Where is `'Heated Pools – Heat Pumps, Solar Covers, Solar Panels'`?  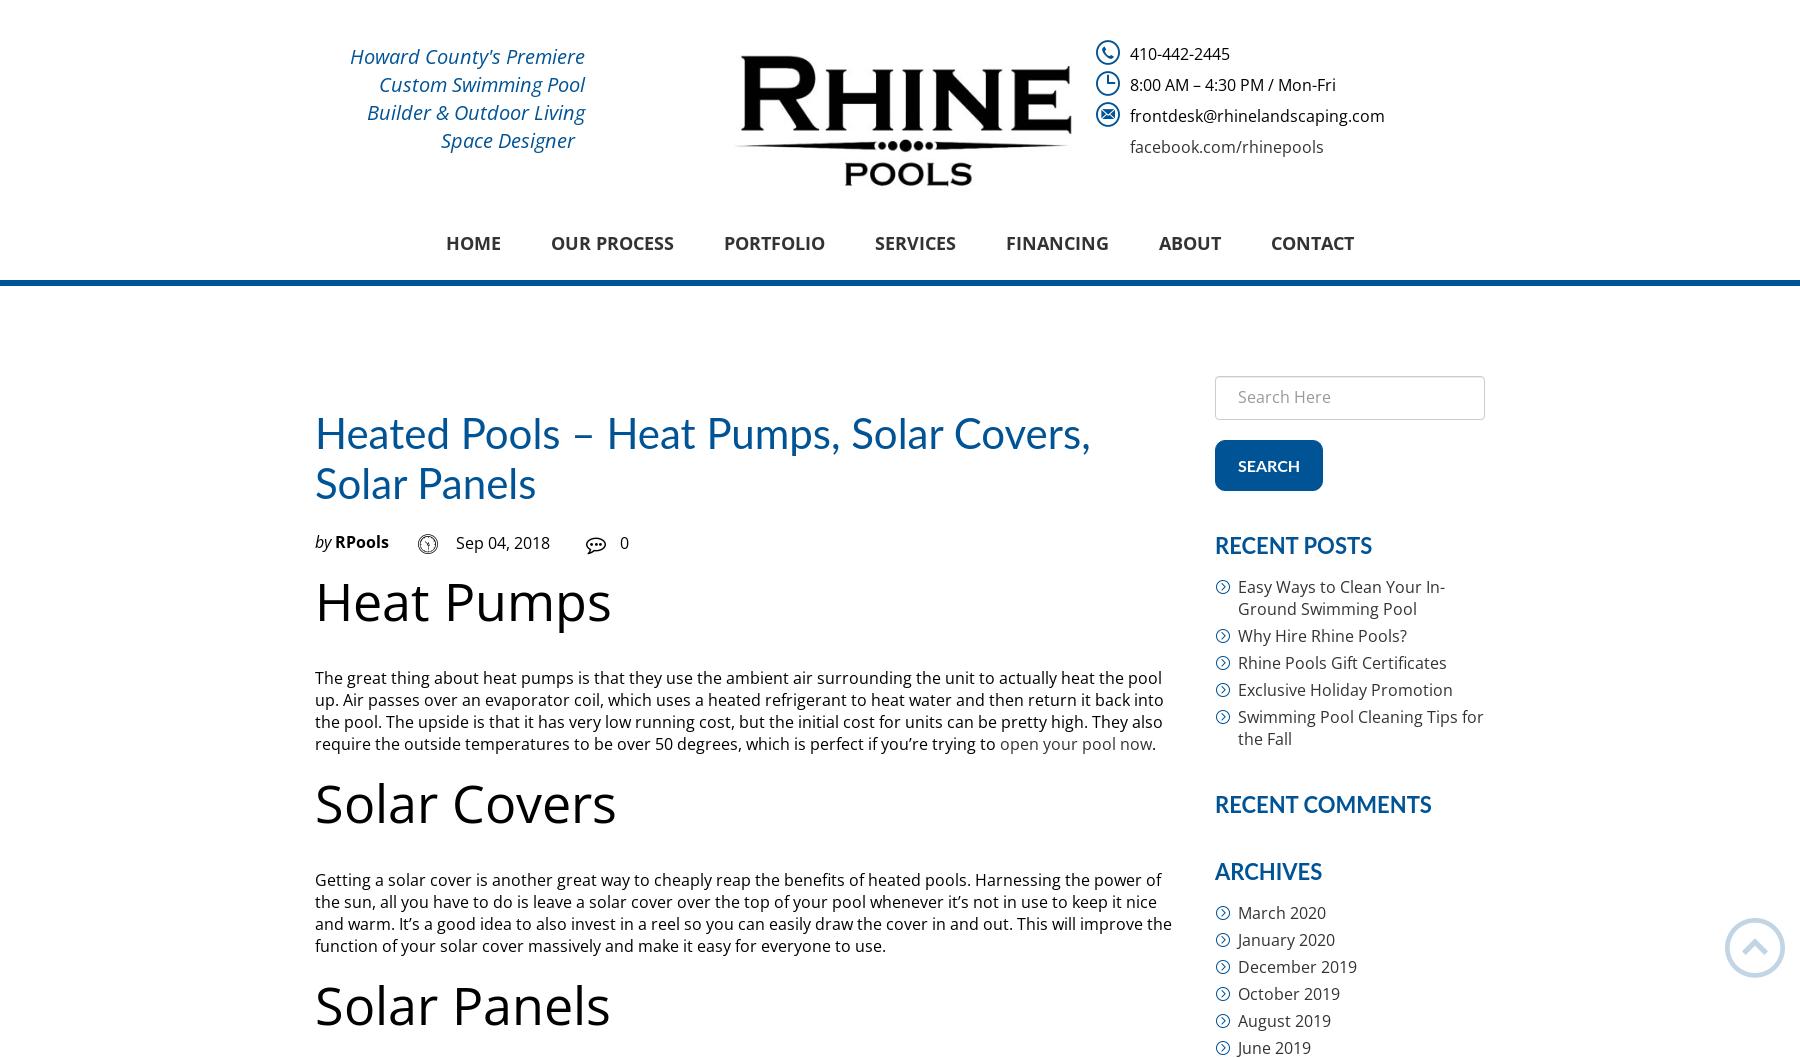 'Heated Pools – Heat Pumps, Solar Covers, Solar Panels' is located at coordinates (701, 459).